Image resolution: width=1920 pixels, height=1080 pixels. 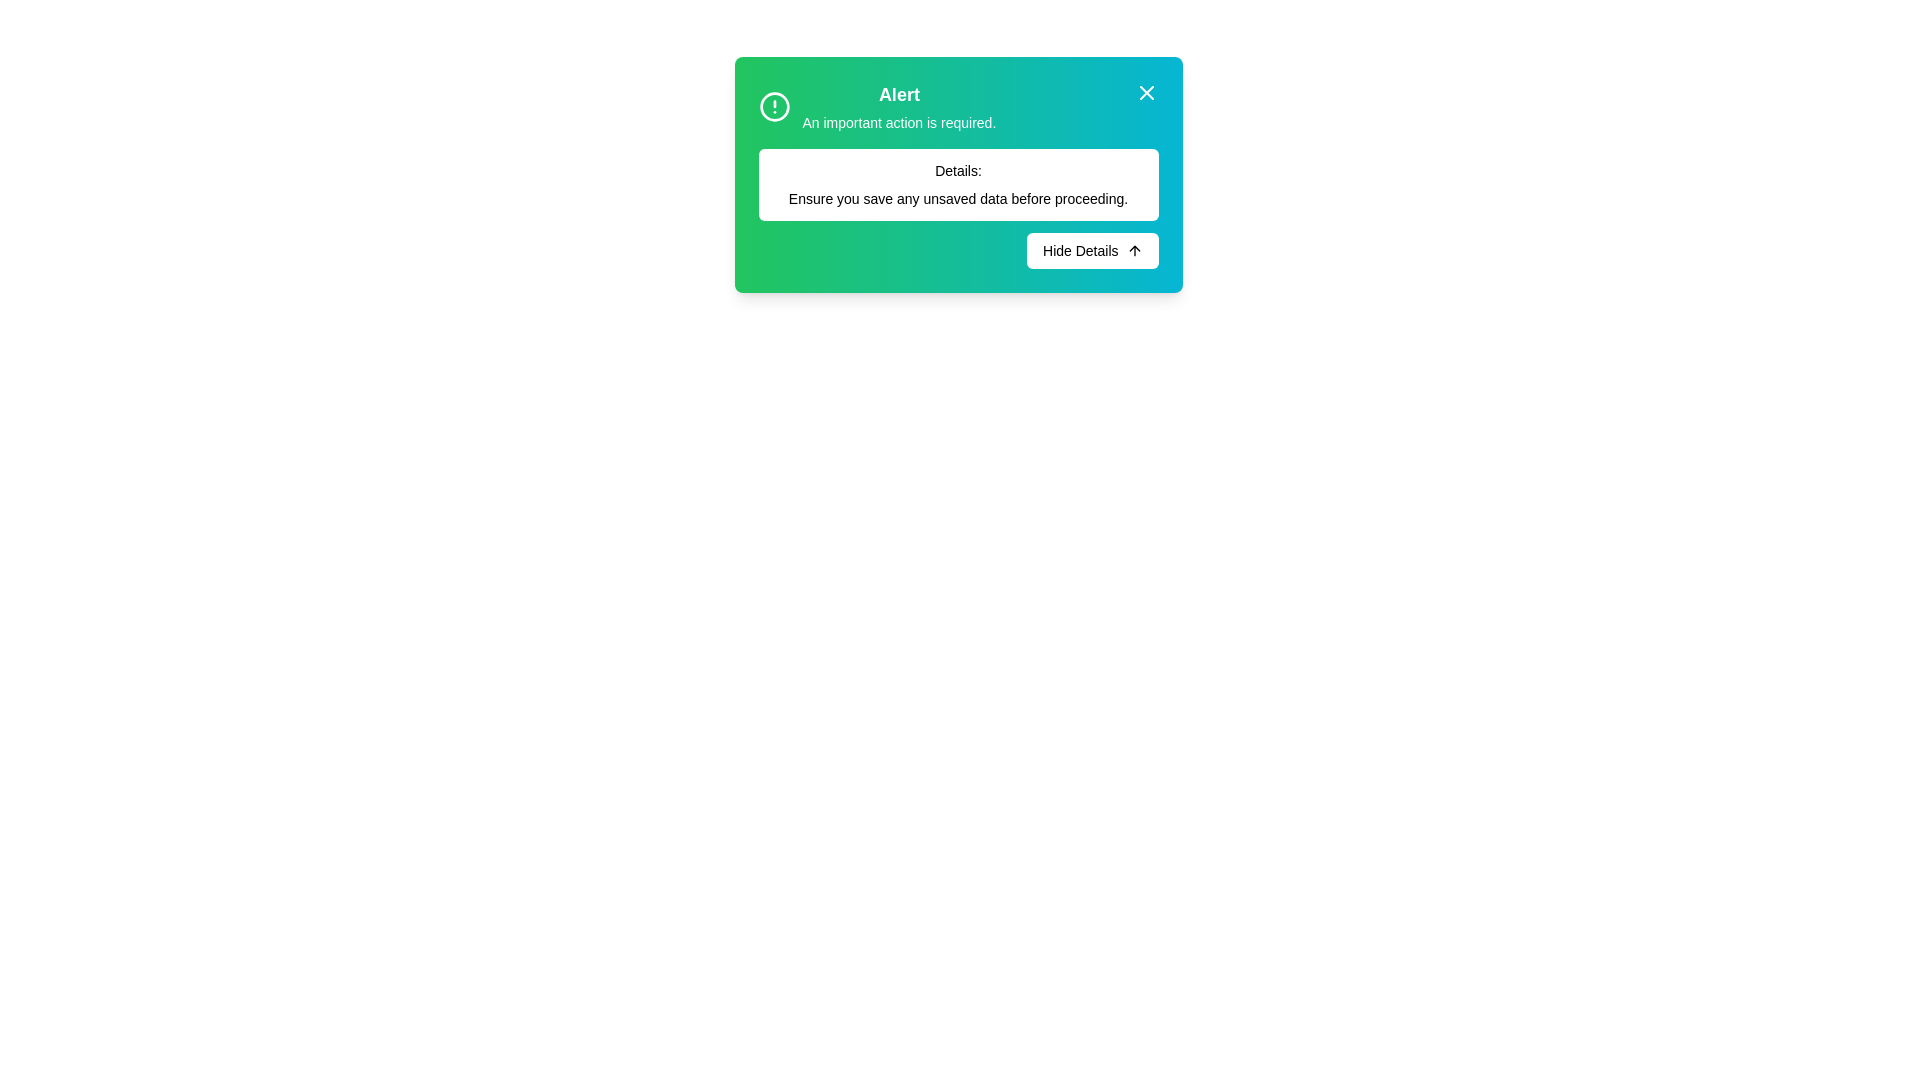 I want to click on the Notification header labeled 'Alert' which has an accompanying exclamation mark icon and is positioned above the 'Details' section, so click(x=877, y=107).